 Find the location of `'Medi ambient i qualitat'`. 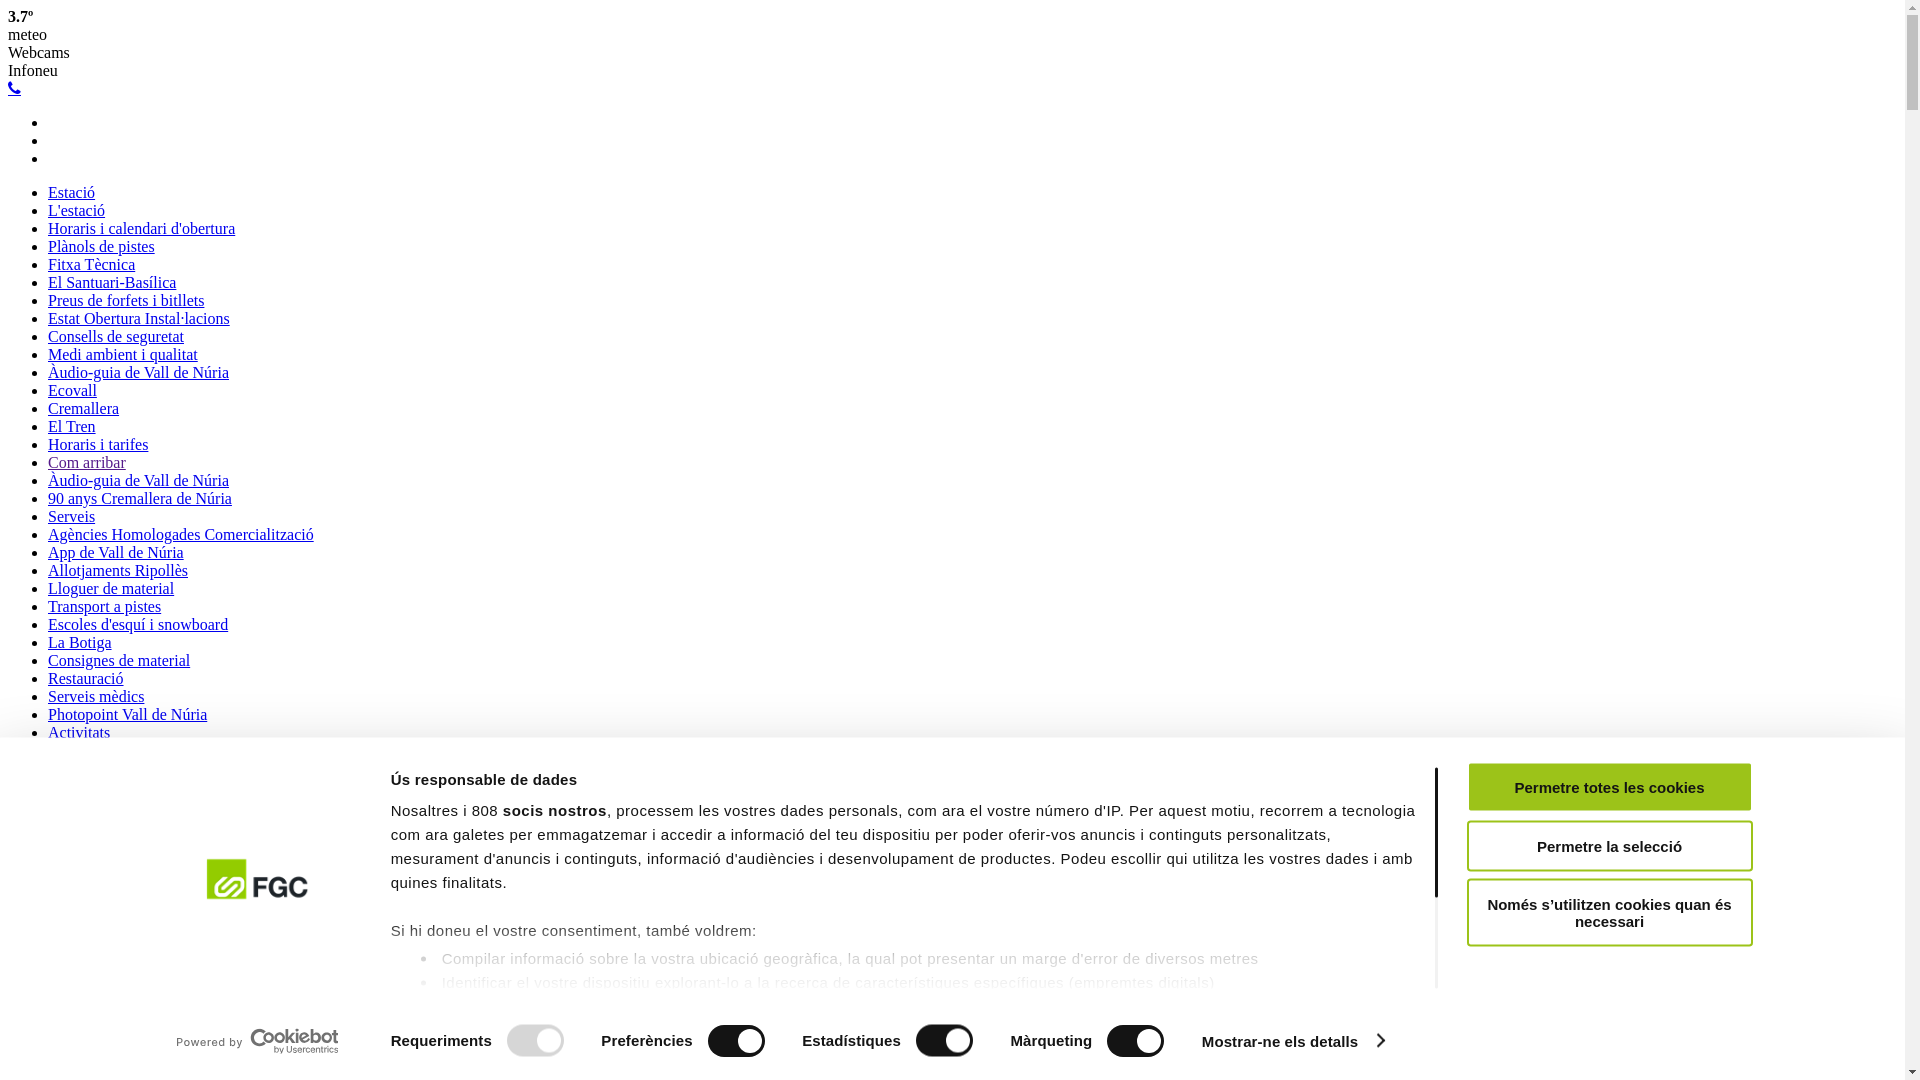

'Medi ambient i qualitat' is located at coordinates (48, 353).